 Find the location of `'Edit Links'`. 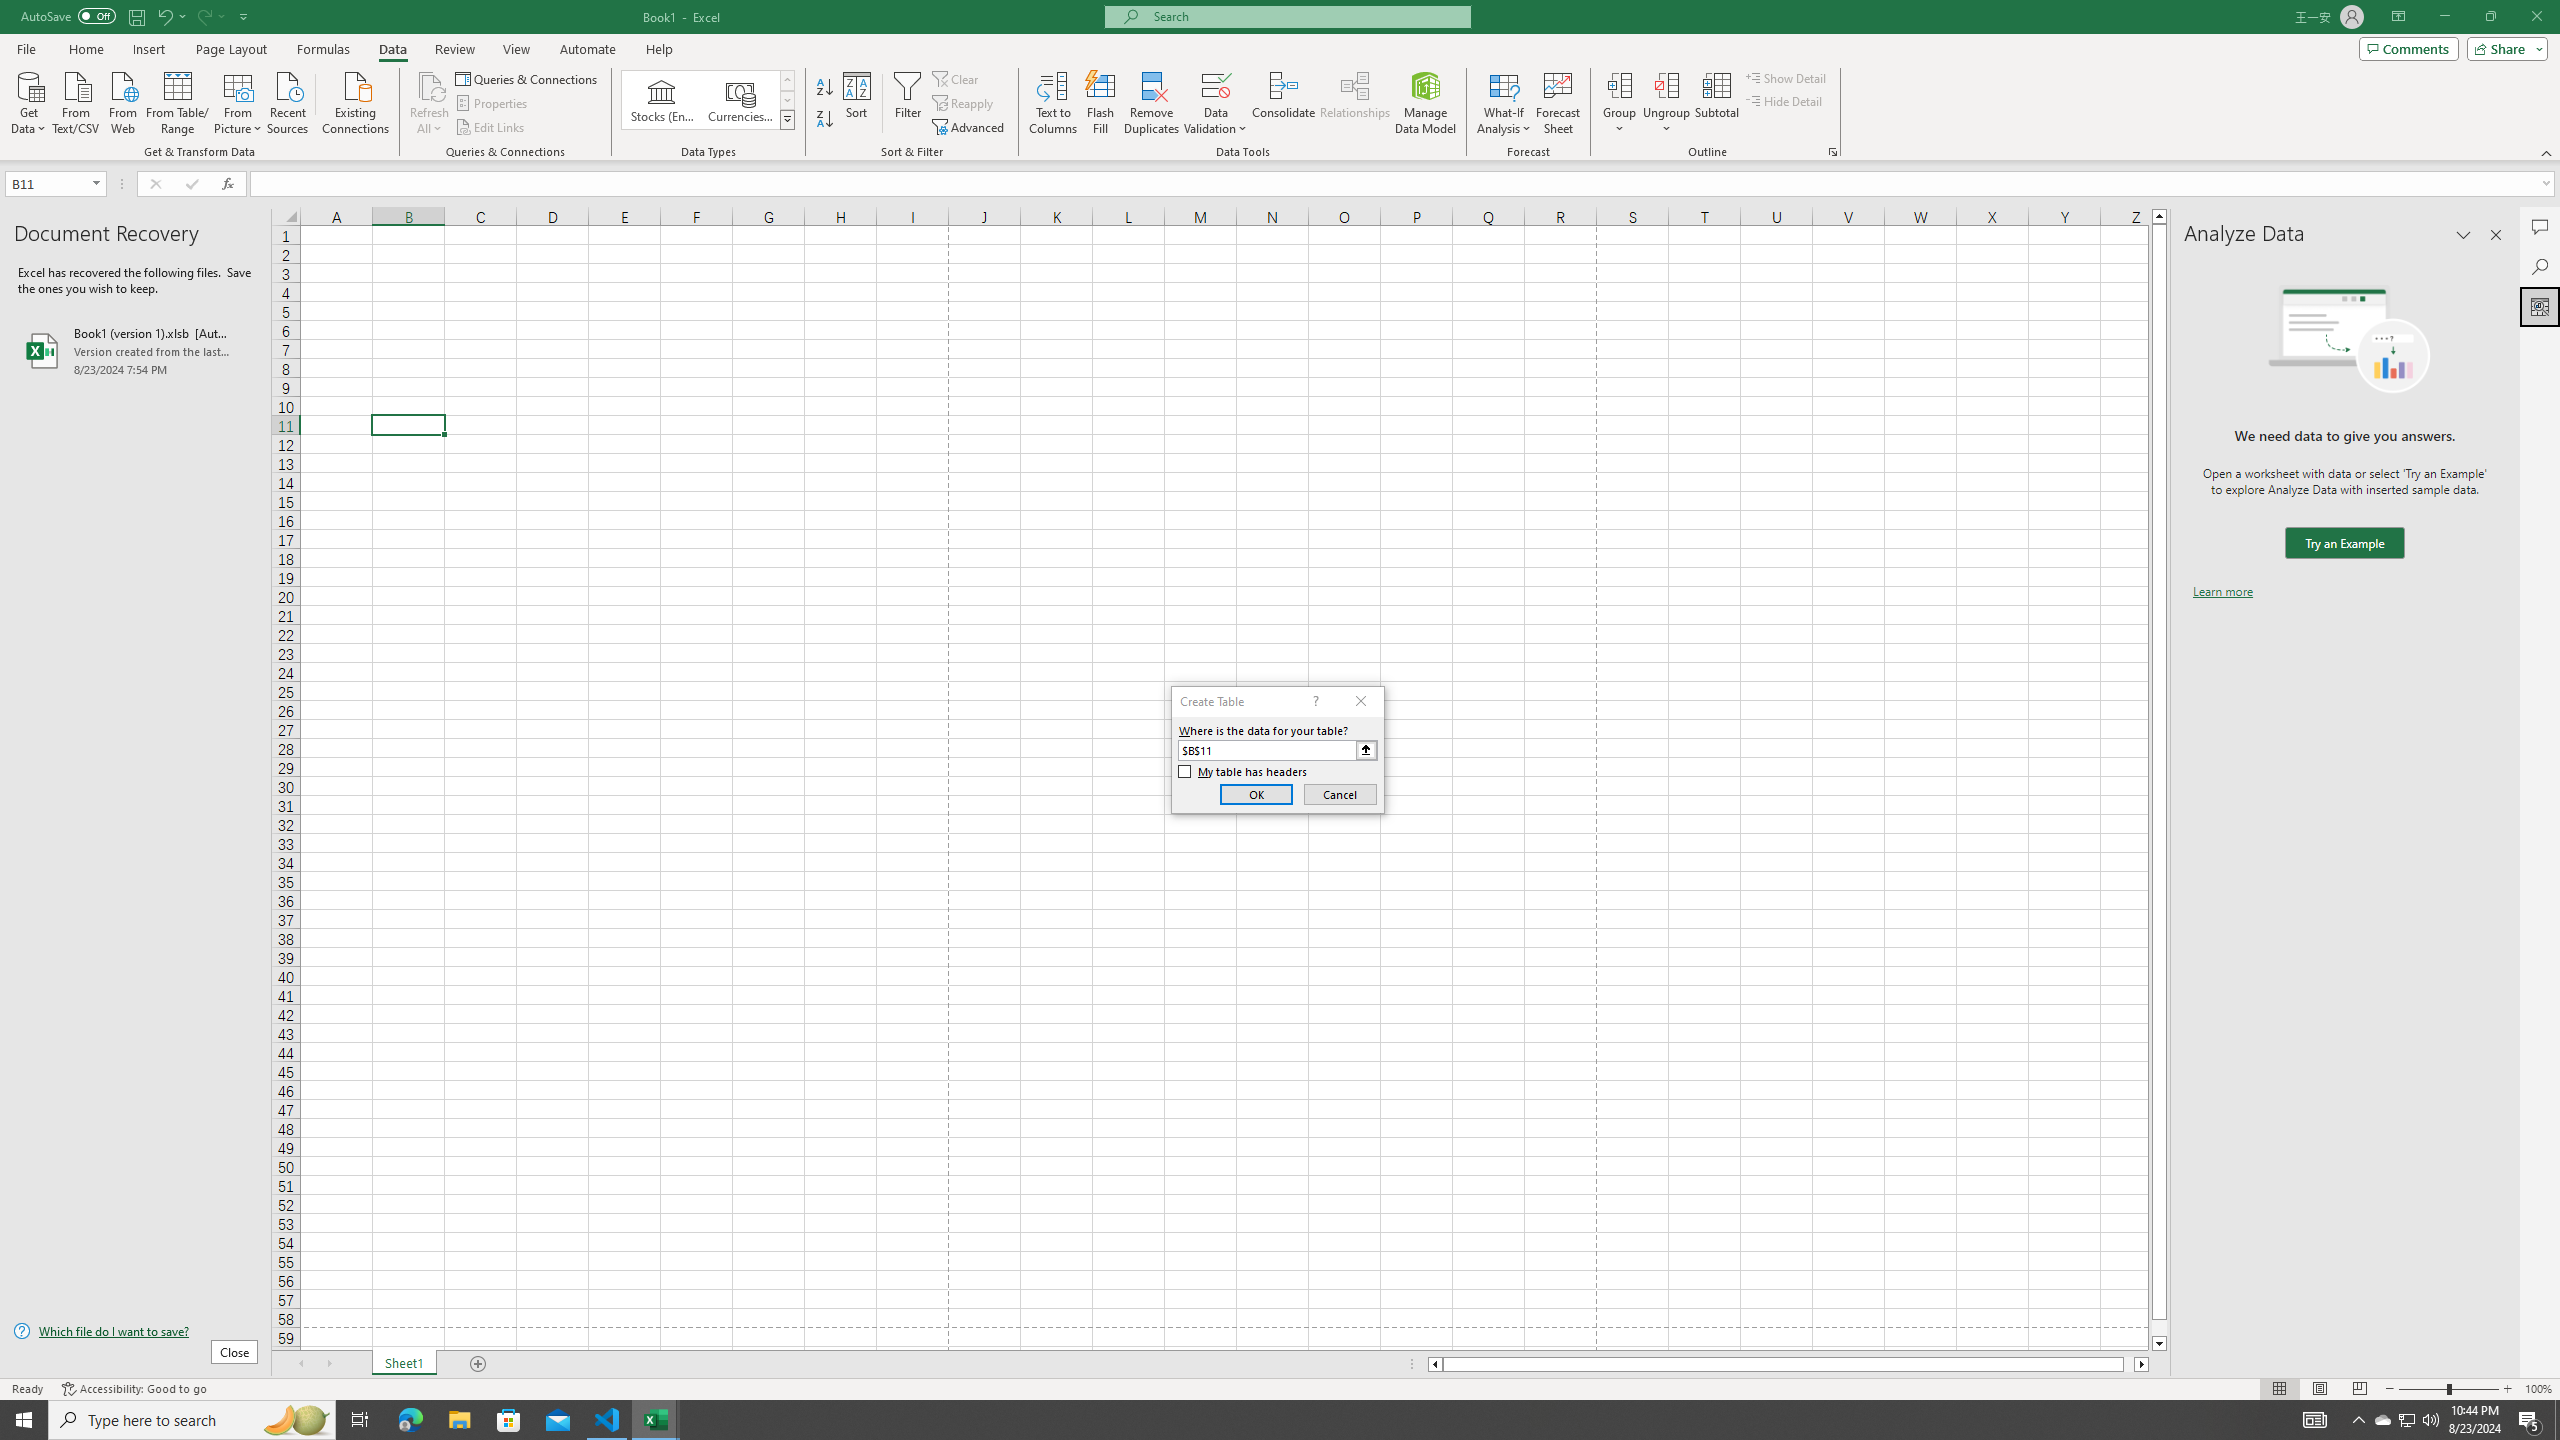

'Edit Links' is located at coordinates (490, 127).